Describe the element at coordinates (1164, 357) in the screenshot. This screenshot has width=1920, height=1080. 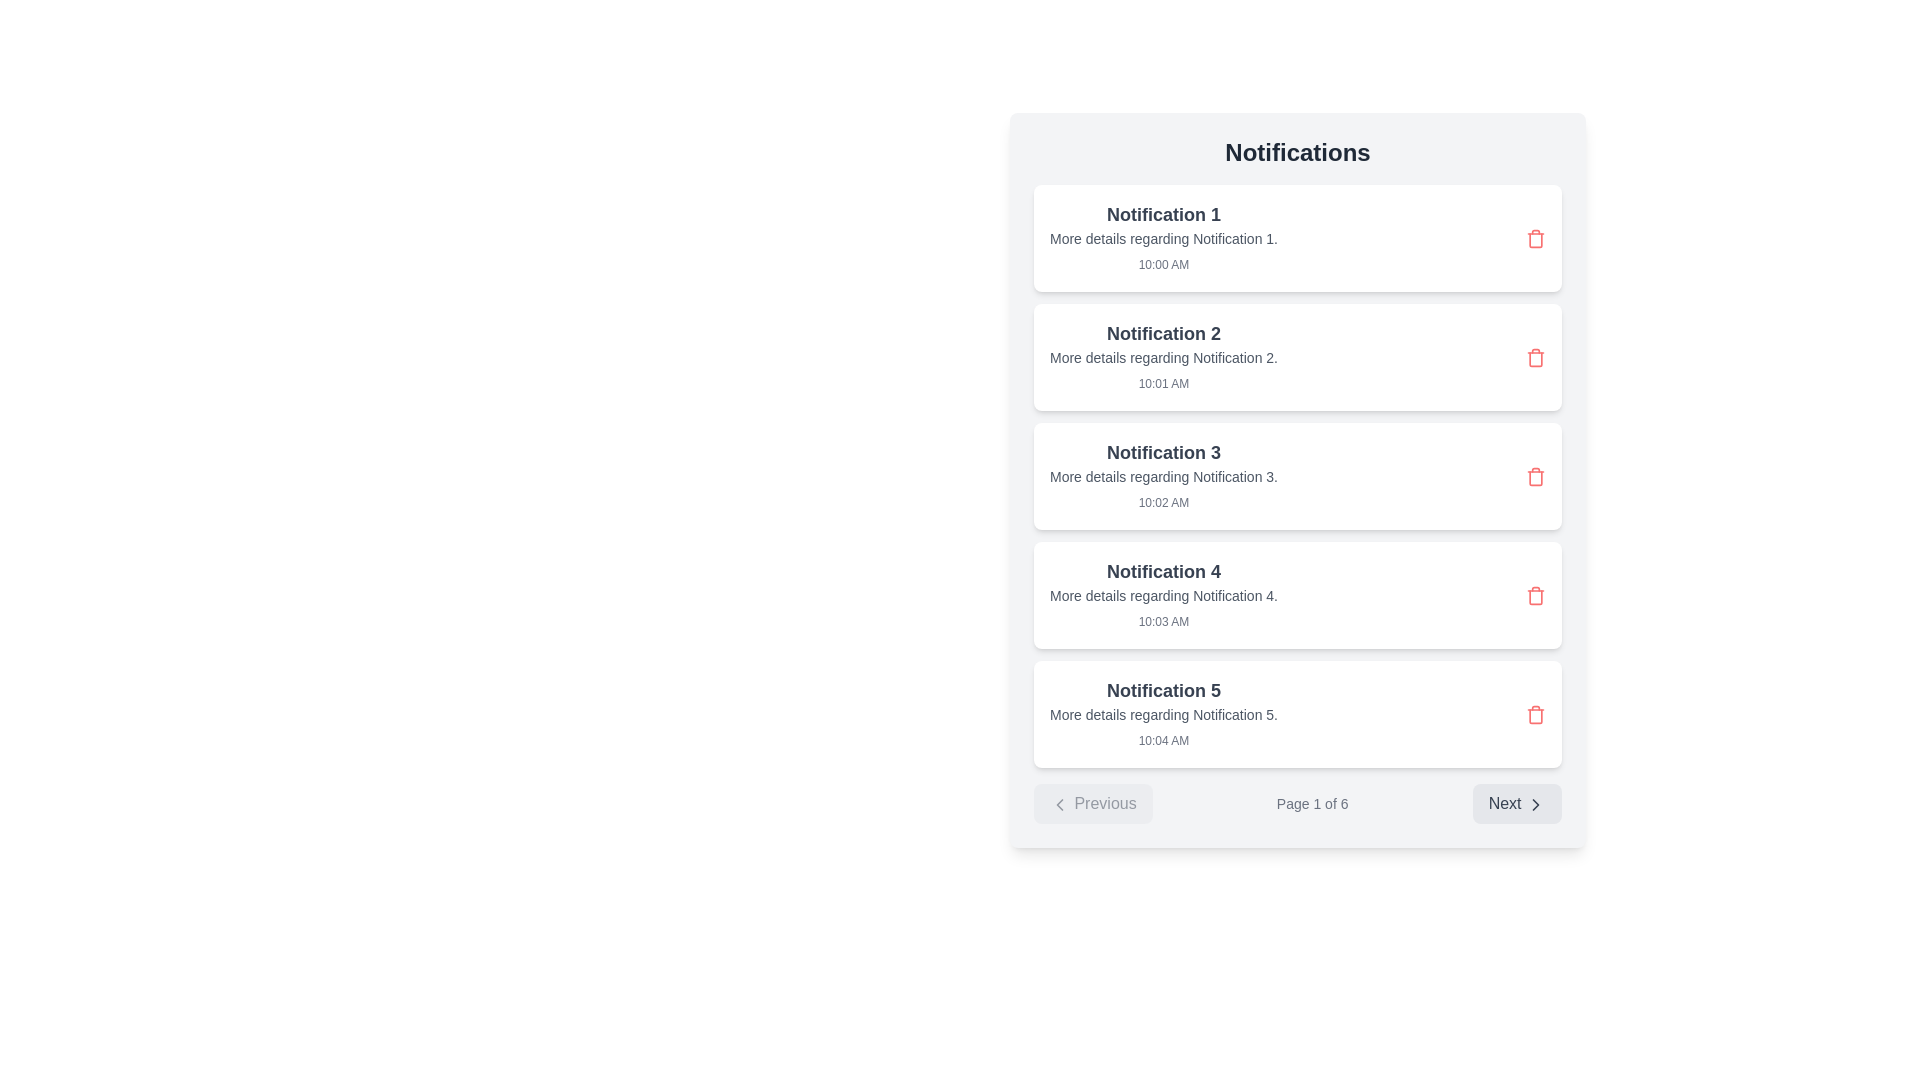
I see `the non-interactive Text label providing additional information for 'Notification 2', located in the second notification card, beneath the header and above the timestamp` at that location.